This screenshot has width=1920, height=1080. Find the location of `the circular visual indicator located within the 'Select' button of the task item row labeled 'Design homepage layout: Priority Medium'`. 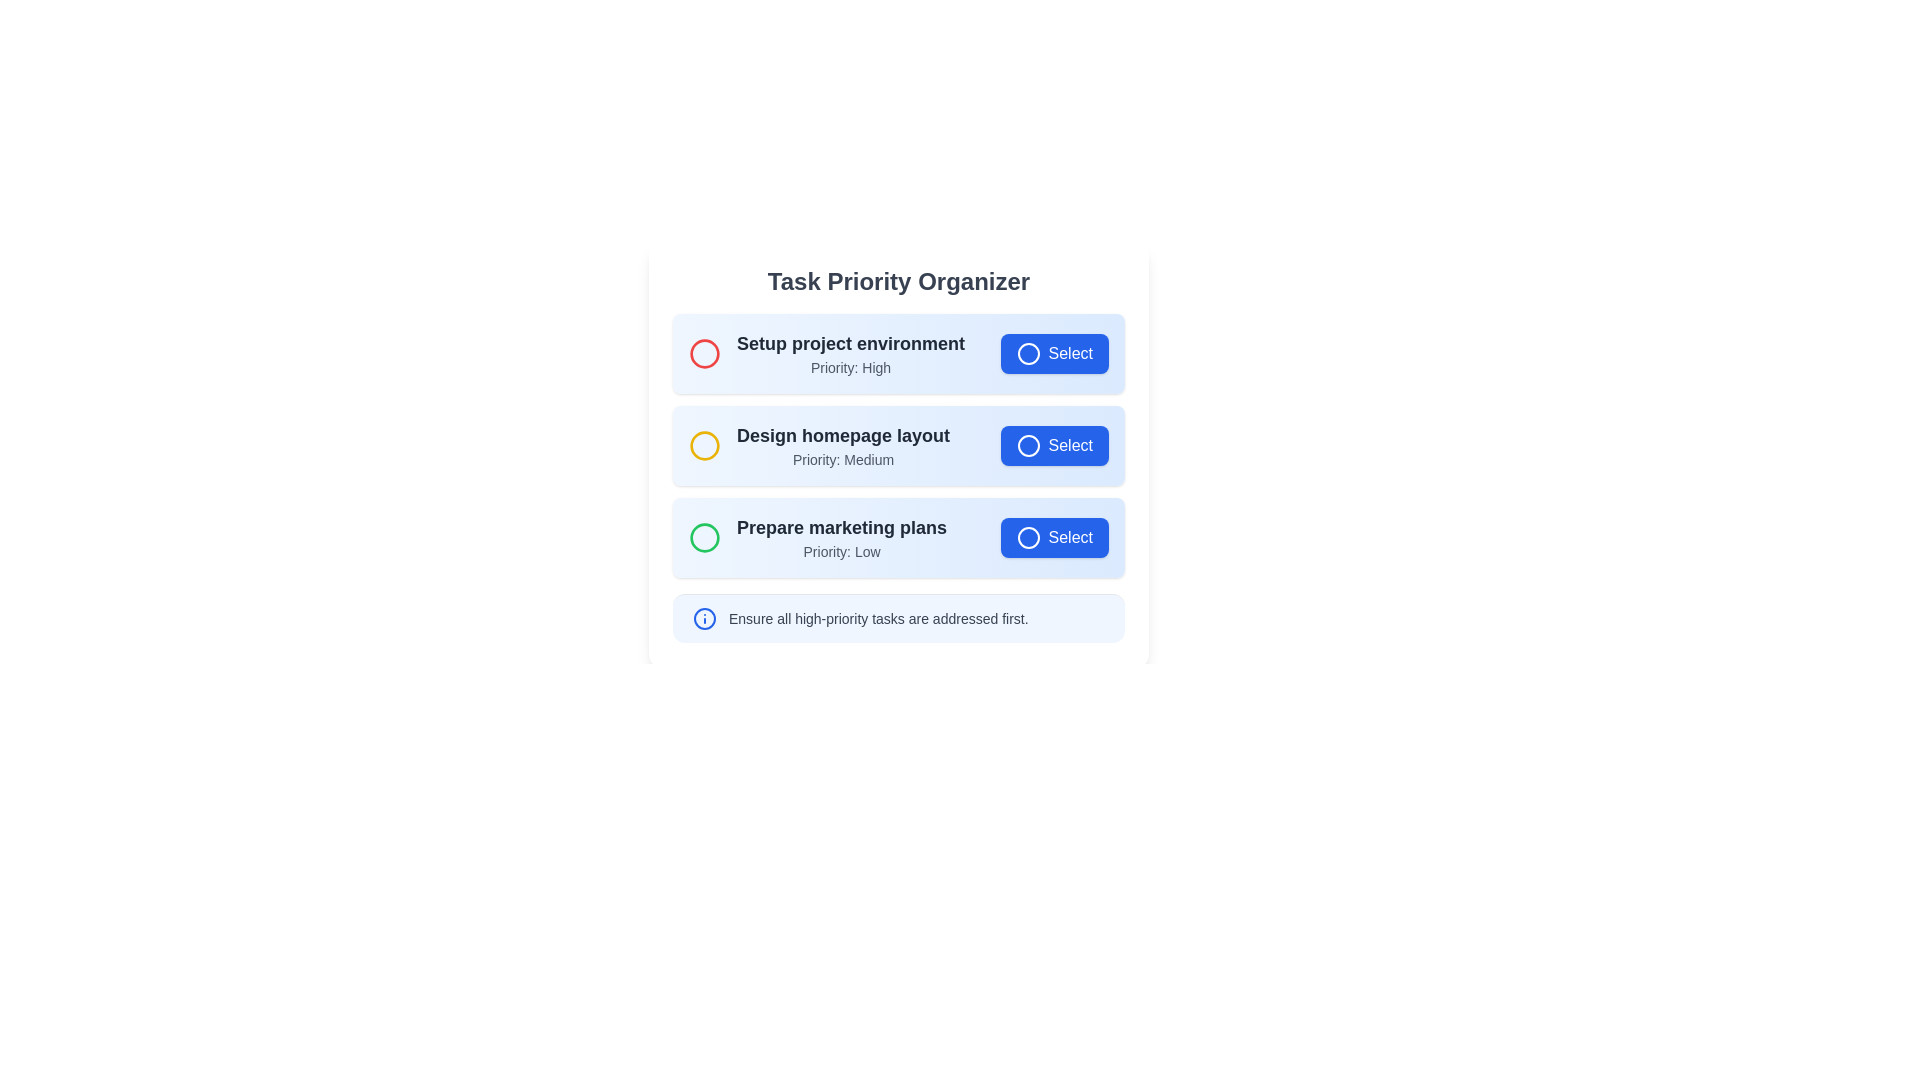

the circular visual indicator located within the 'Select' button of the task item row labeled 'Design homepage layout: Priority Medium' is located at coordinates (1028, 445).